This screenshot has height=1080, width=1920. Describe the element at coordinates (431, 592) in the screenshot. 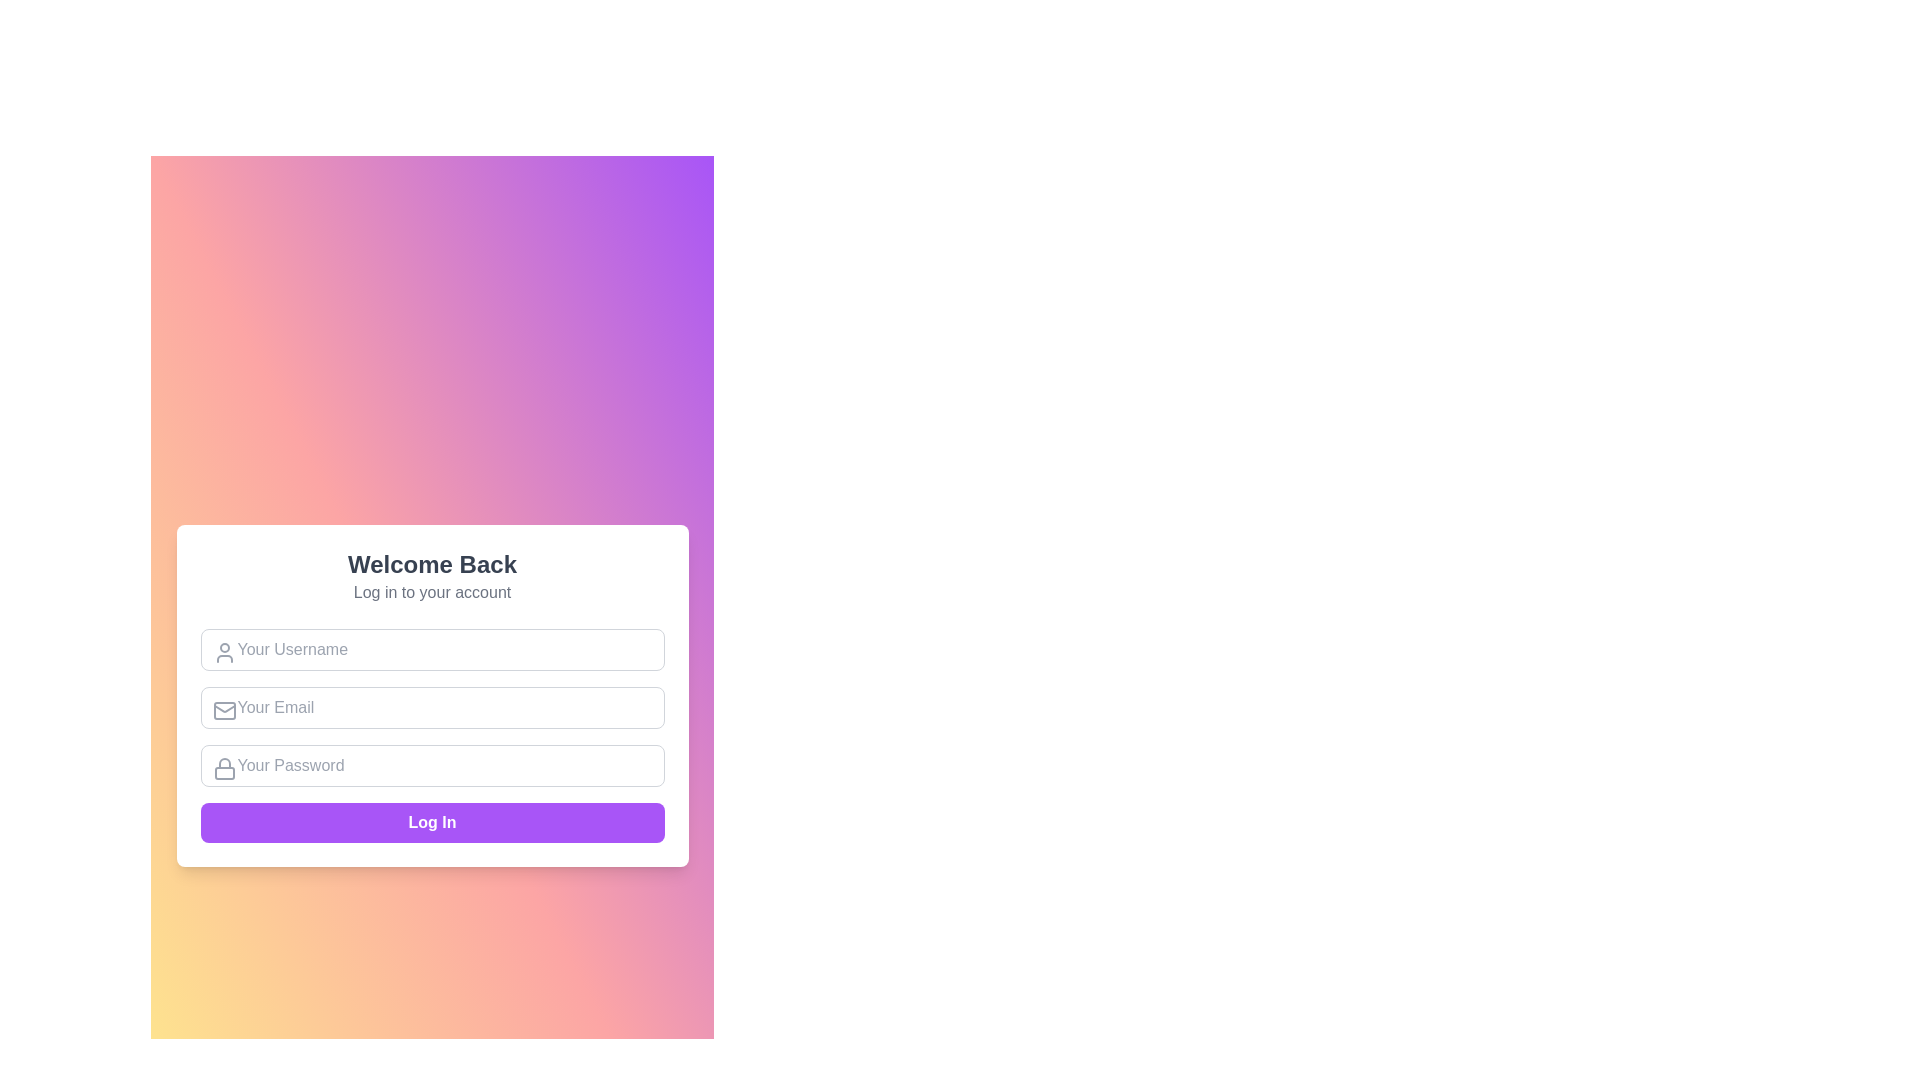

I see `the static text element that reads 'Log in to your account.' which is located below the heading 'Welcome Back.'` at that location.